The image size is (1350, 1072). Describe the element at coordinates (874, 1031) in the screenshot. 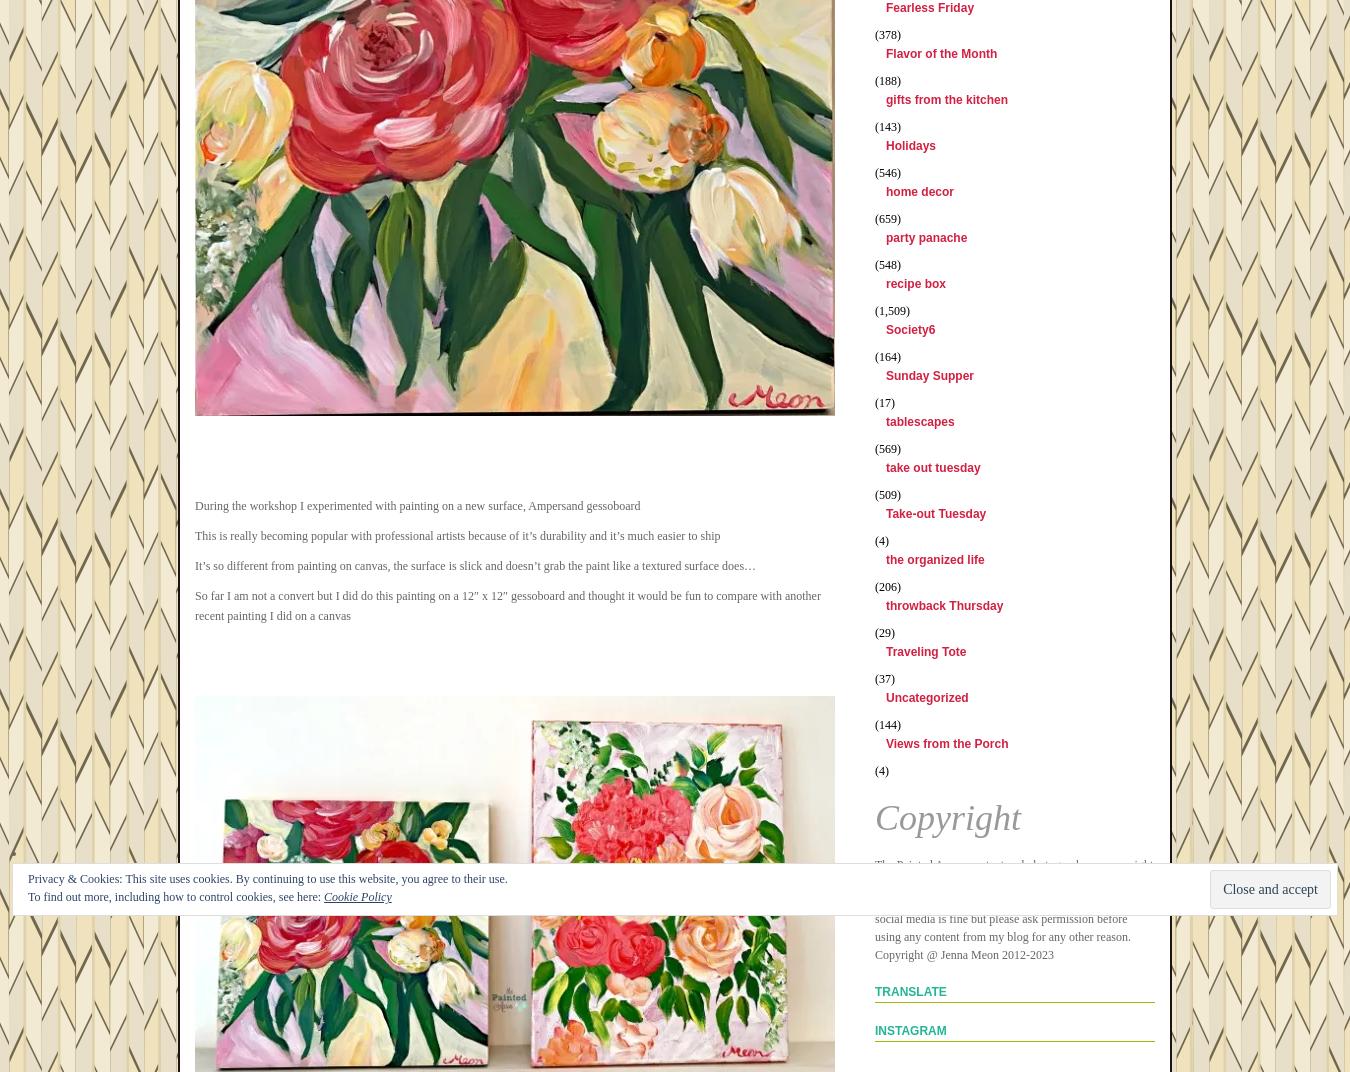

I see `'Instagram'` at that location.